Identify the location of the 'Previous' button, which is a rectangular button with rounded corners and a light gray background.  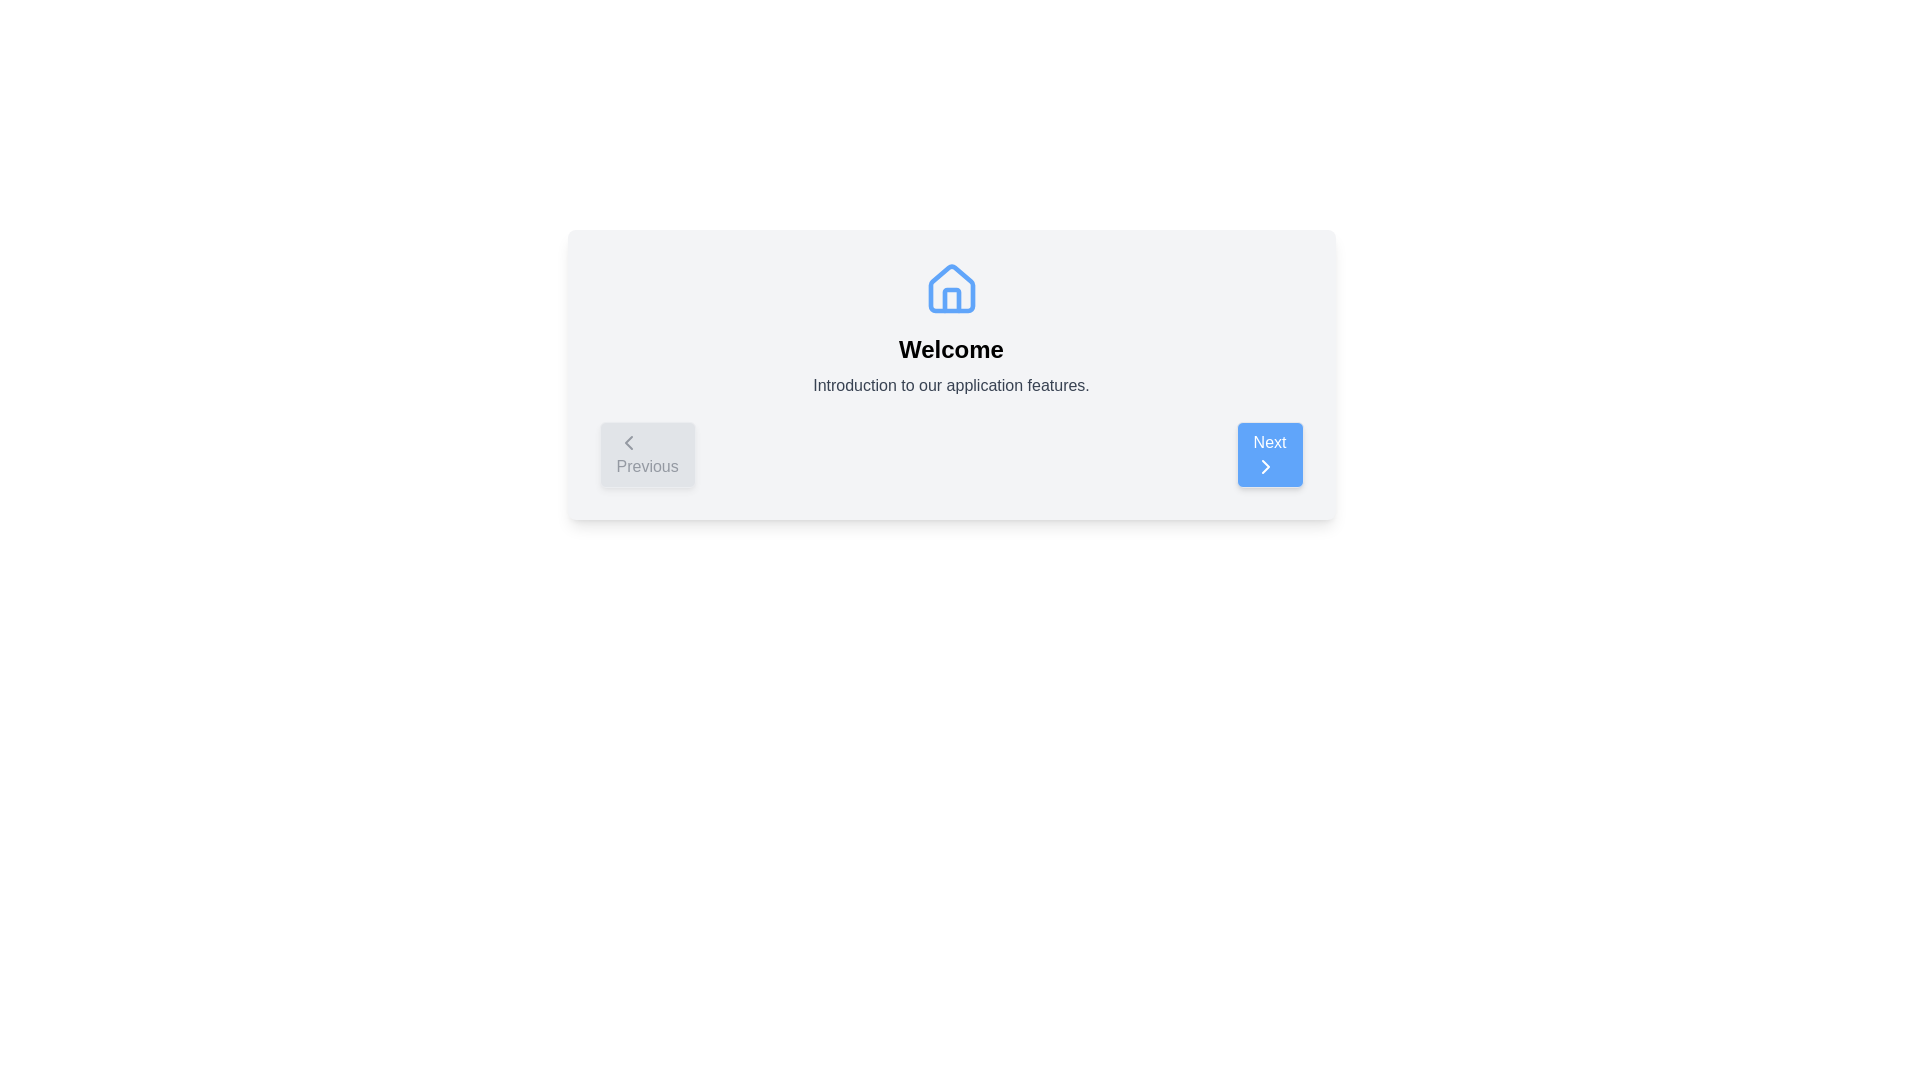
(647, 455).